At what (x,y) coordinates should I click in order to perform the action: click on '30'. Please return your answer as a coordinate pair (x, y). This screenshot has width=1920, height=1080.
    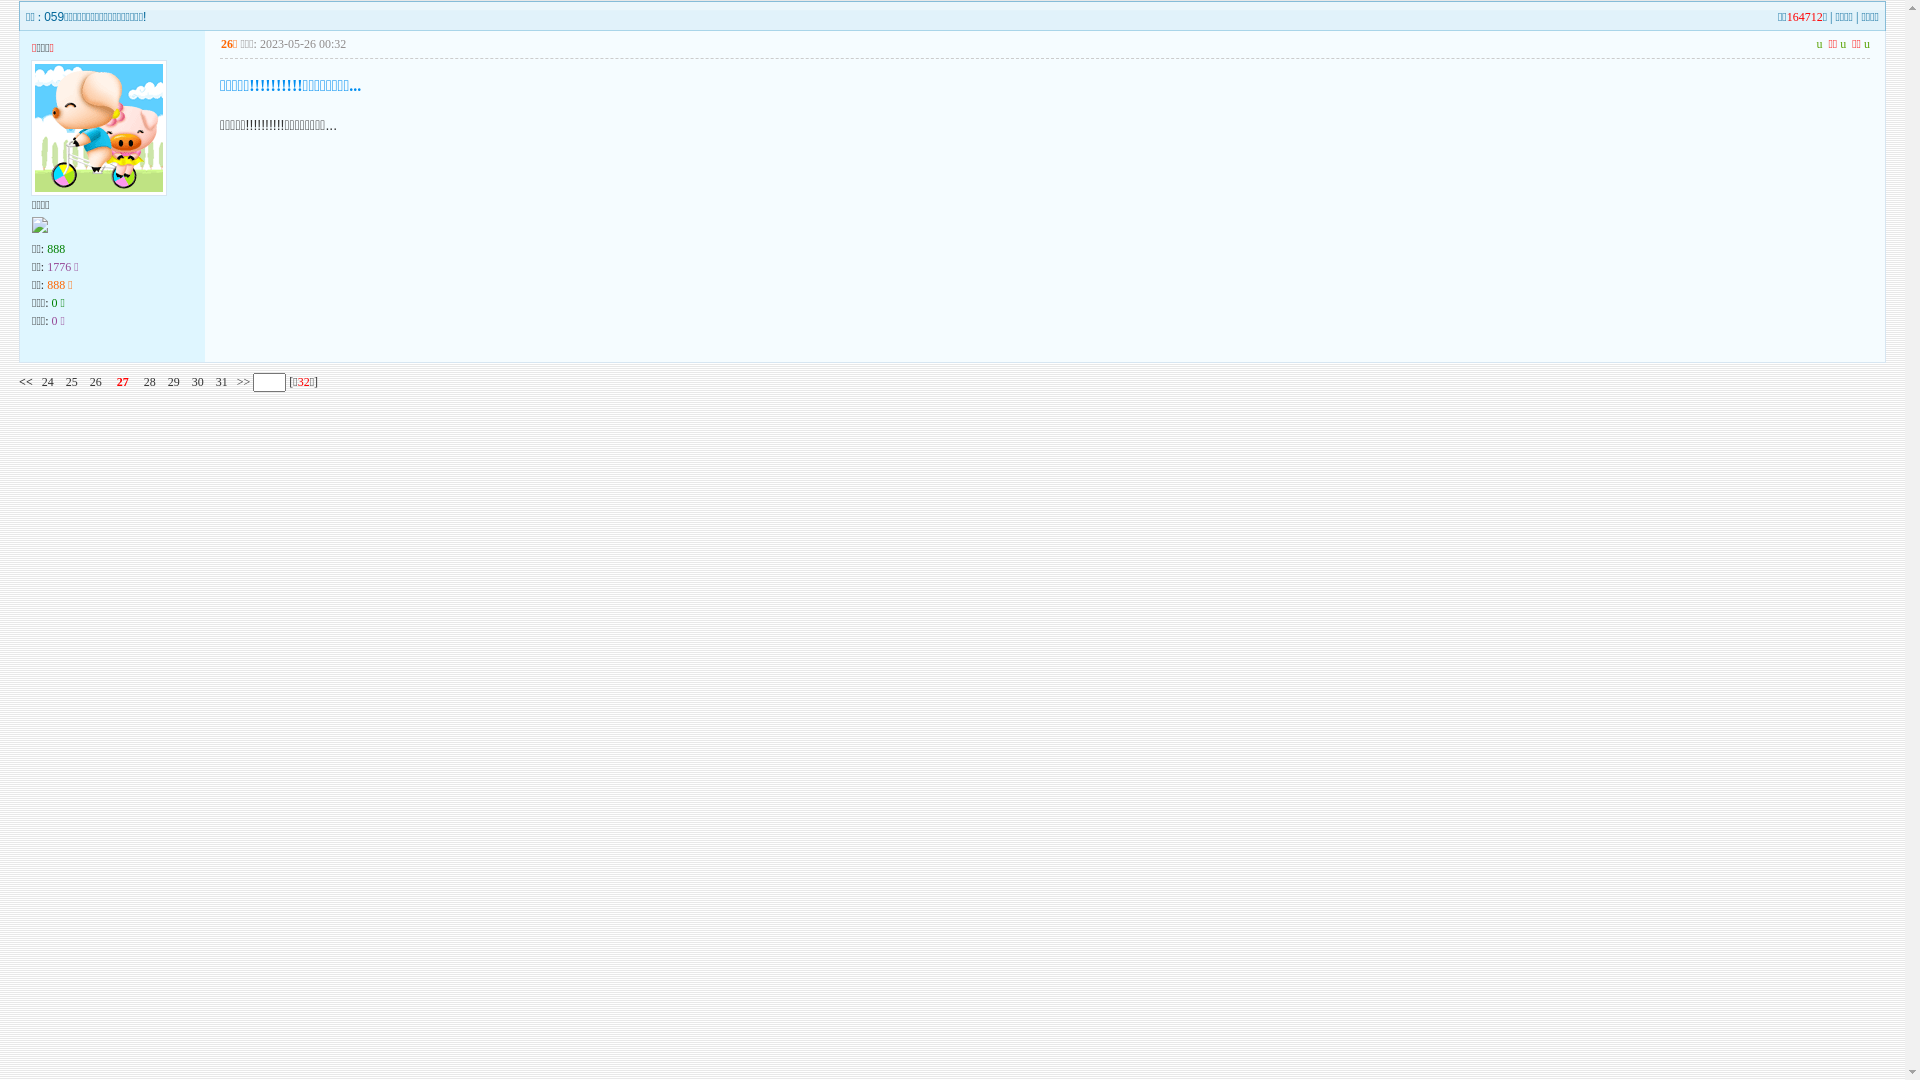
    Looking at the image, I should click on (197, 381).